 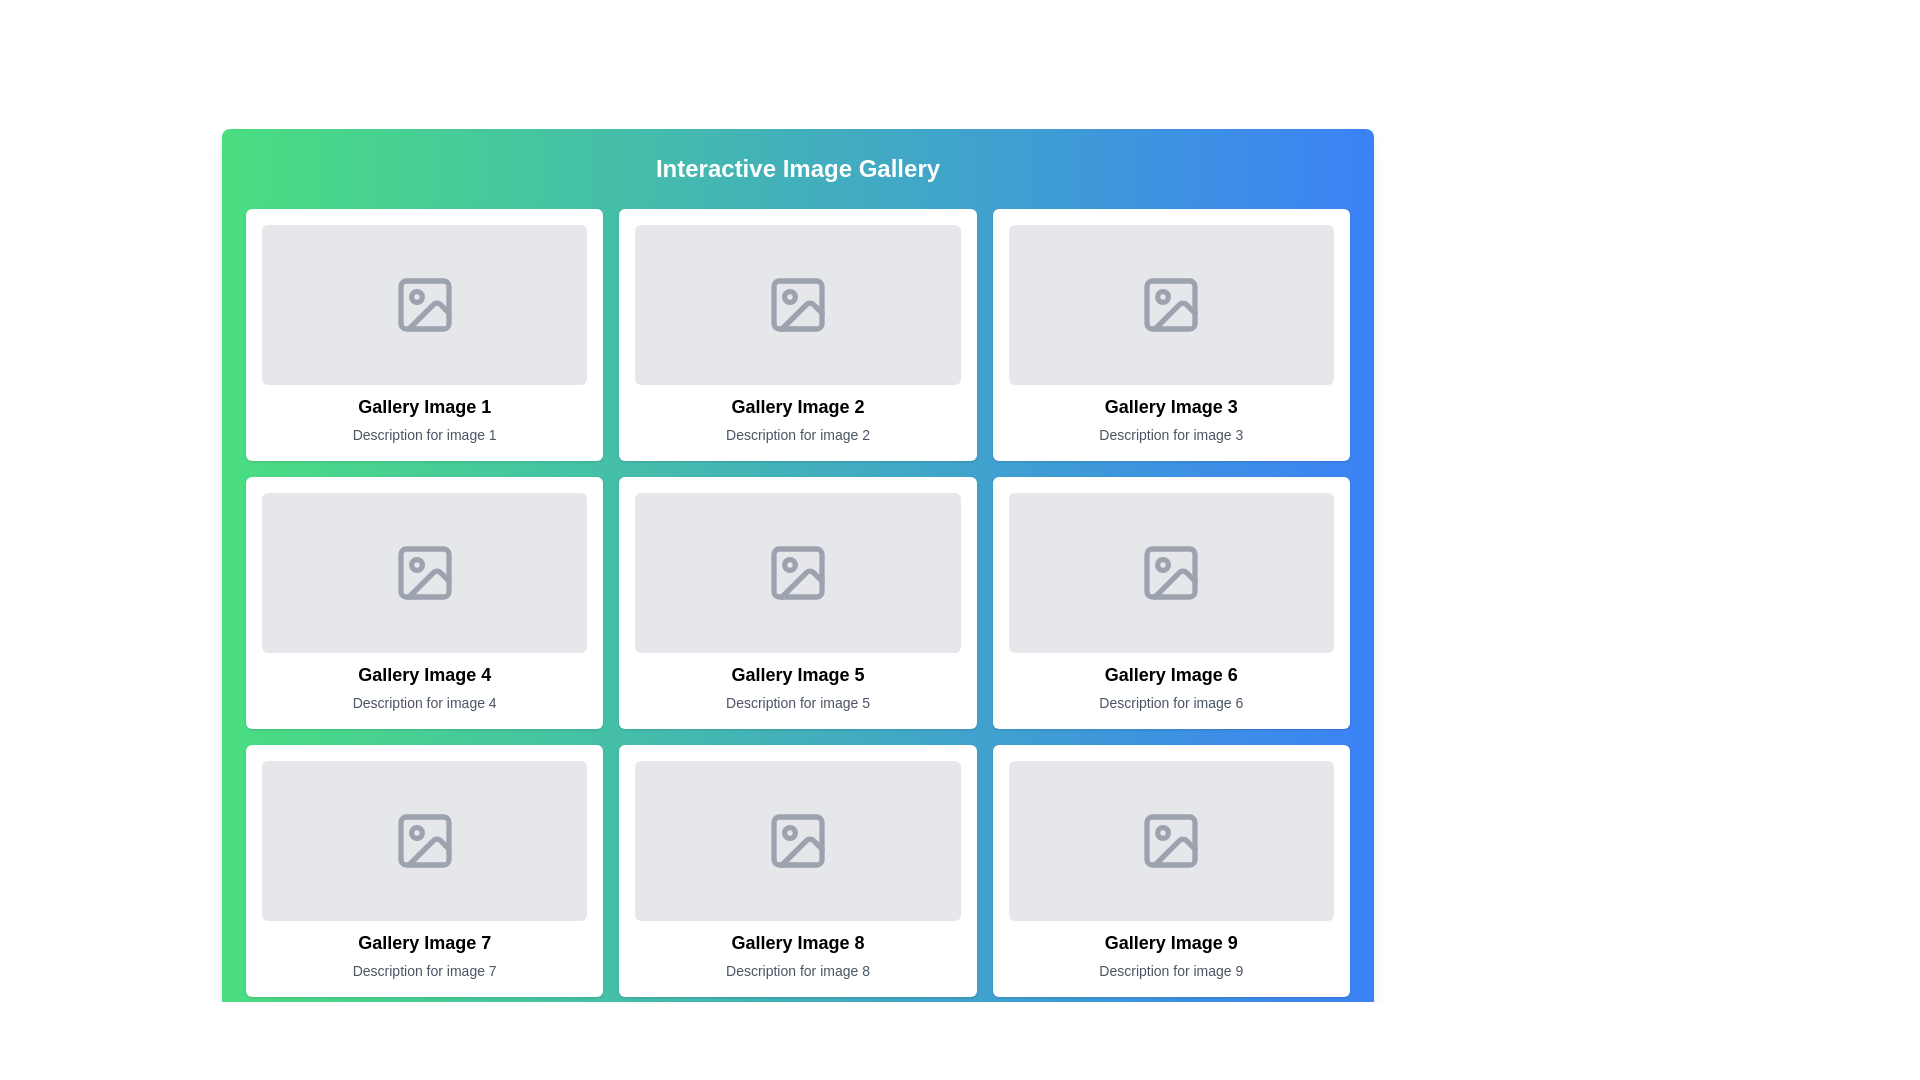 I want to click on the first item in the third row of the gallery, so click(x=423, y=870).